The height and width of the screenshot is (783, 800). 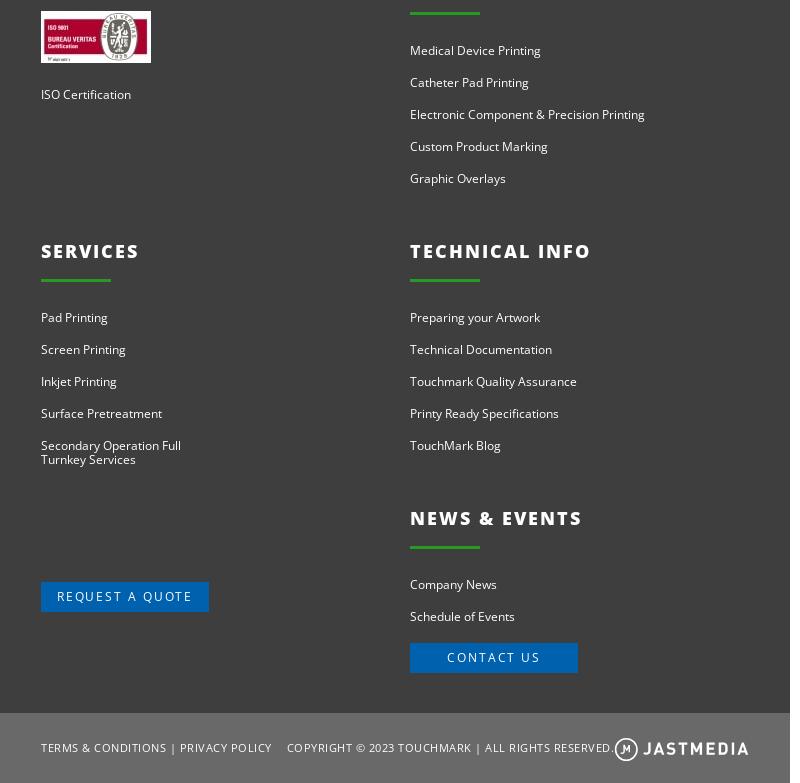 What do you see at coordinates (88, 458) in the screenshot?
I see `'Turnkey Services'` at bounding box center [88, 458].